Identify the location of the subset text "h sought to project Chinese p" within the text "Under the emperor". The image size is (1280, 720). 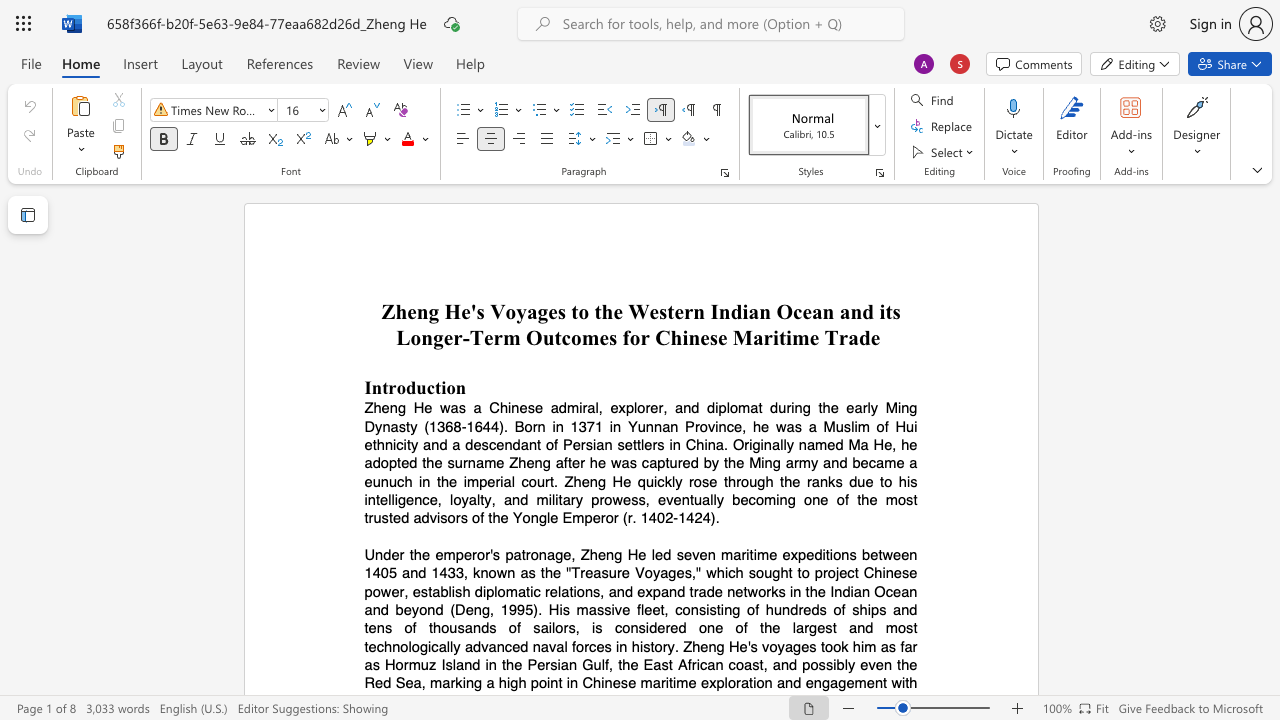
(734, 573).